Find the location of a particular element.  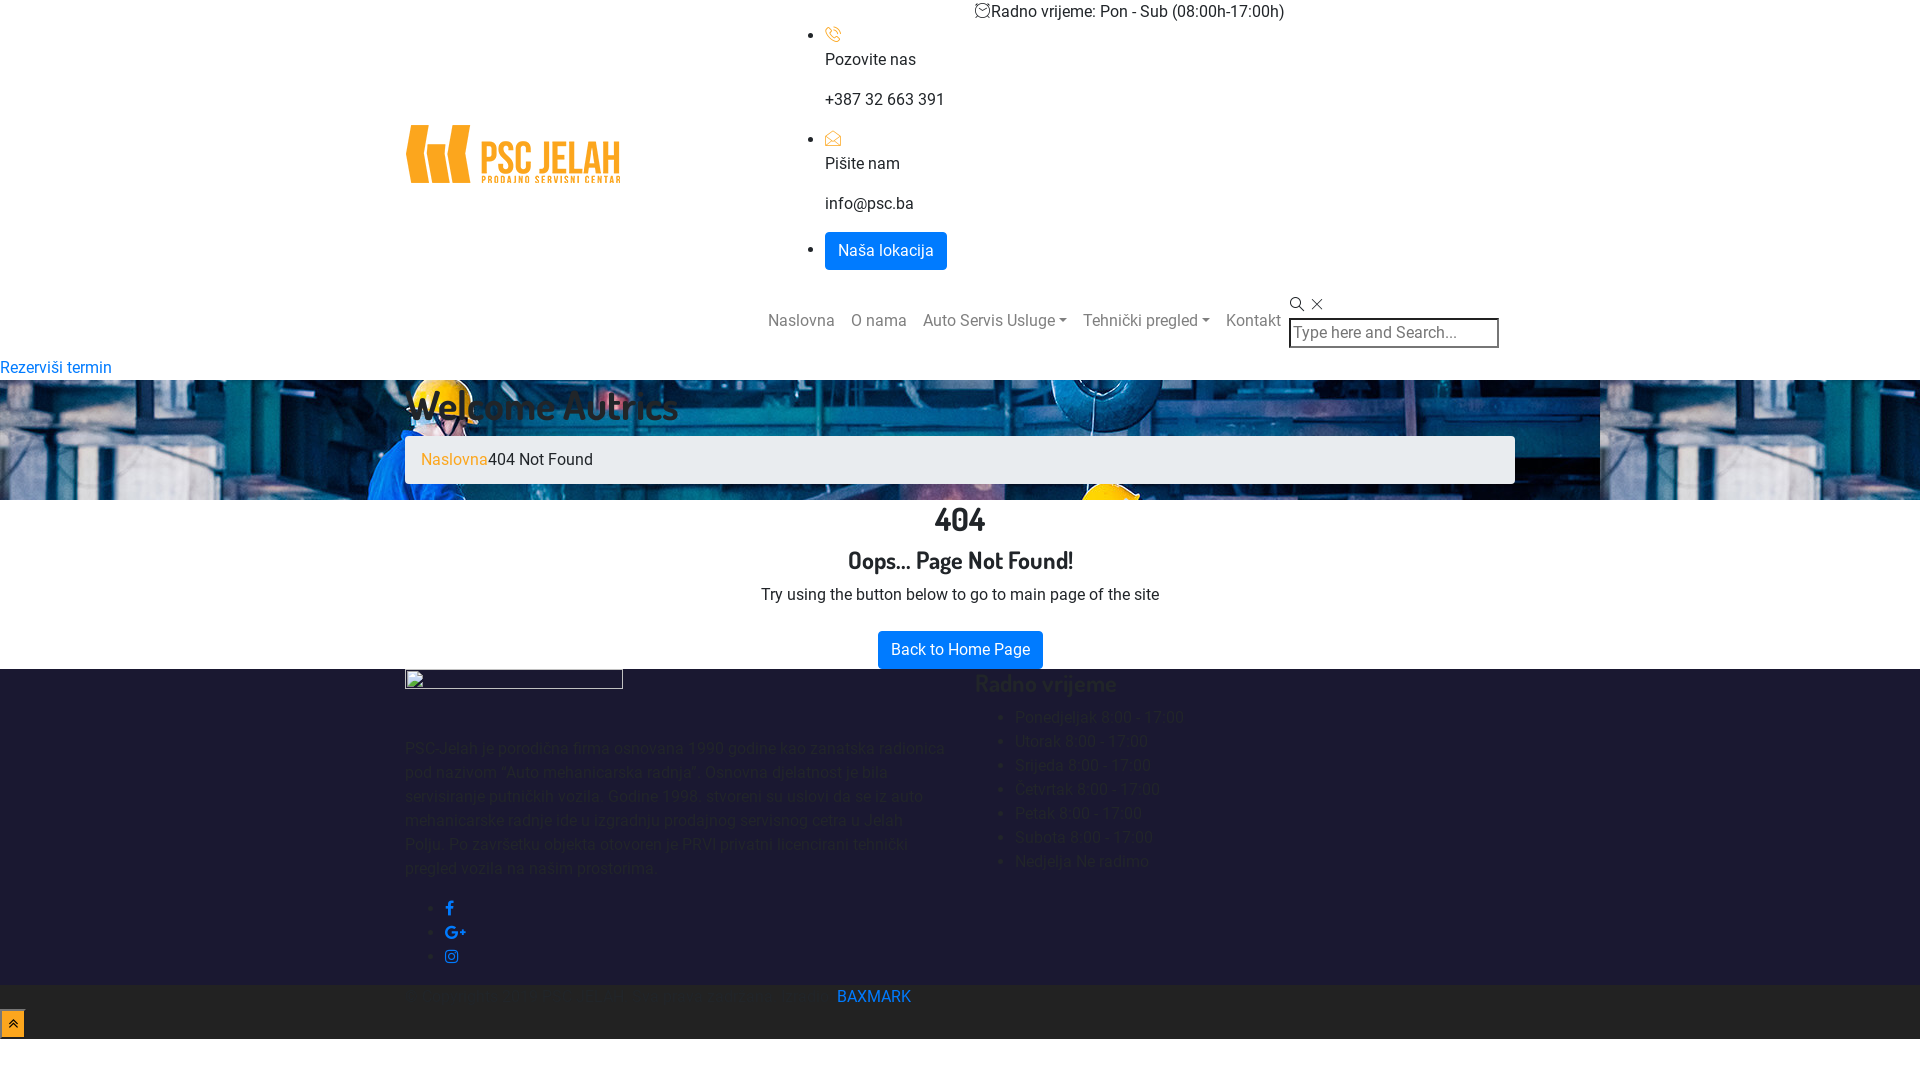

'Naslovna' is located at coordinates (420, 459).